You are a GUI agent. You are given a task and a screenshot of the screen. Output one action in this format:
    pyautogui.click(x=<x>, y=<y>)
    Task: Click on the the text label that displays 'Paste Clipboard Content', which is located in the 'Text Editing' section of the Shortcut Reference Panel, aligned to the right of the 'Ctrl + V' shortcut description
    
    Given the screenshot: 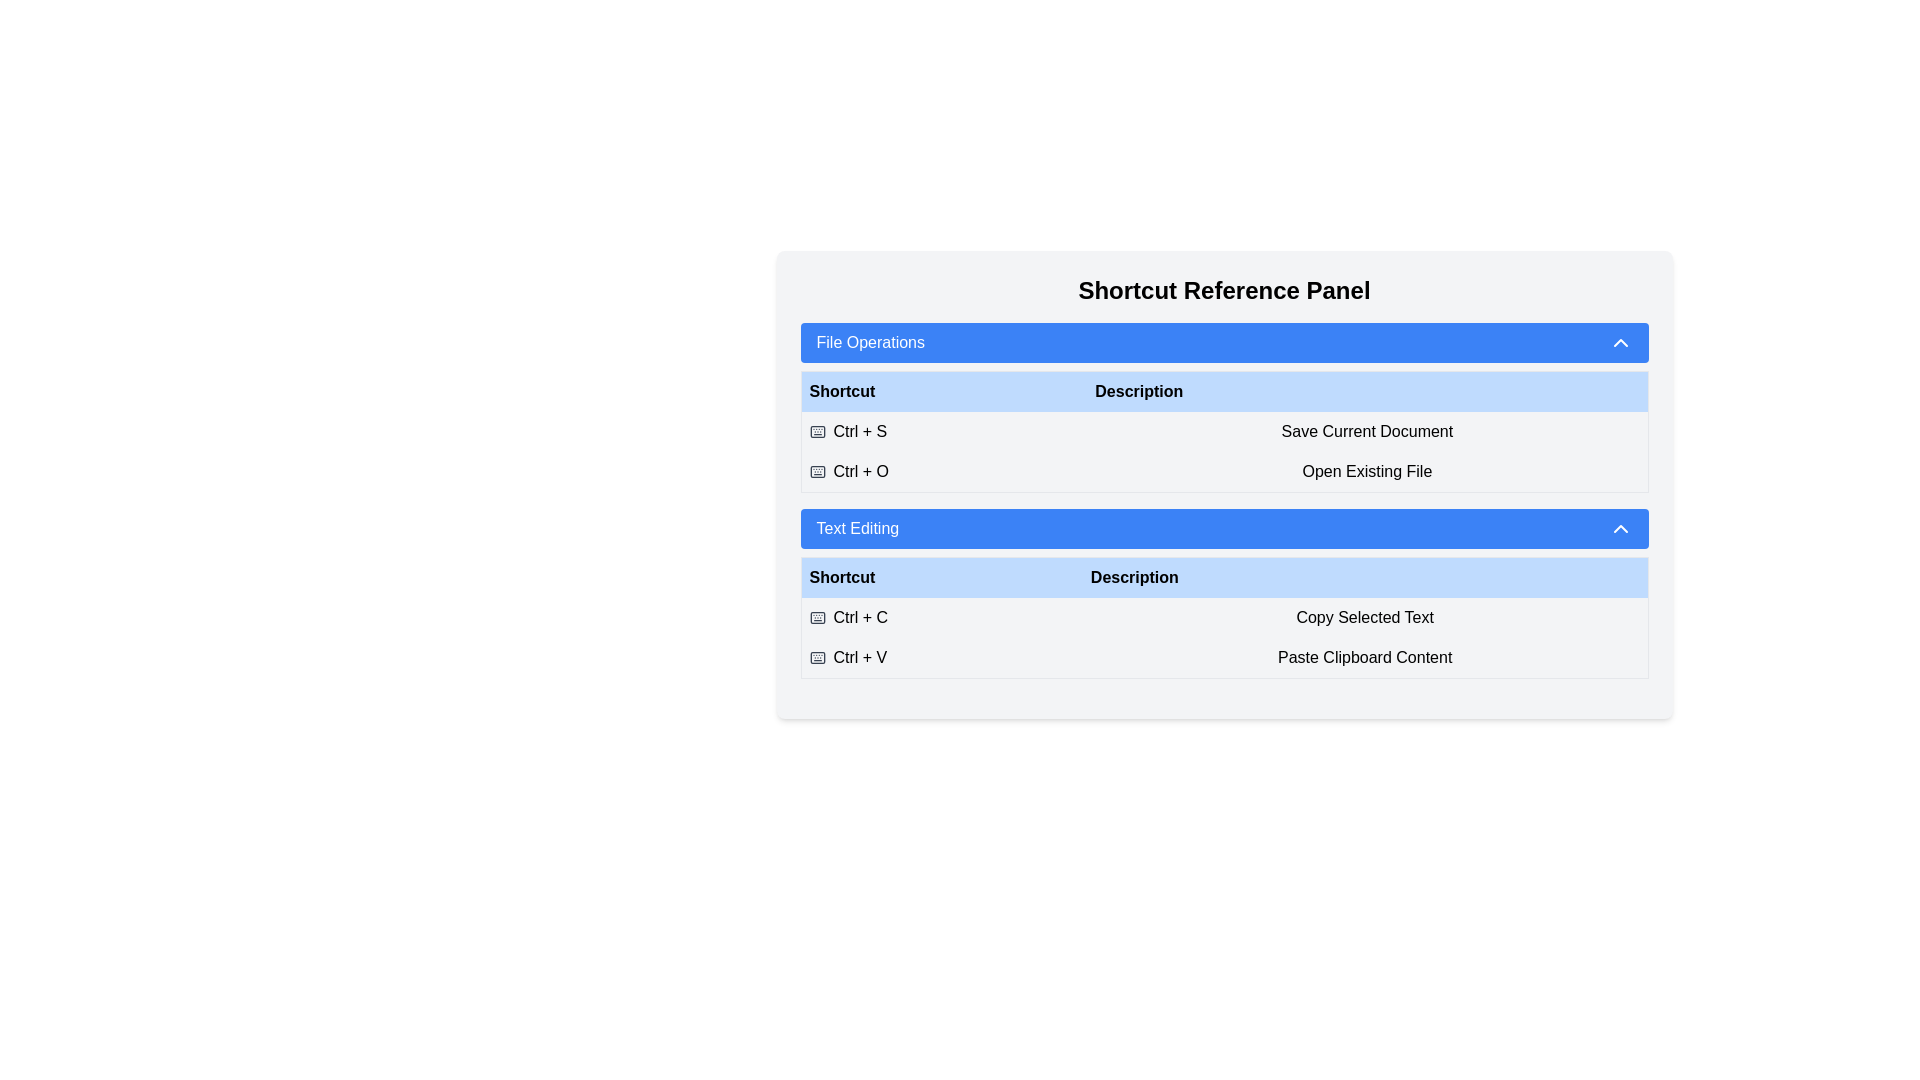 What is the action you would take?
    pyautogui.click(x=1364, y=658)
    